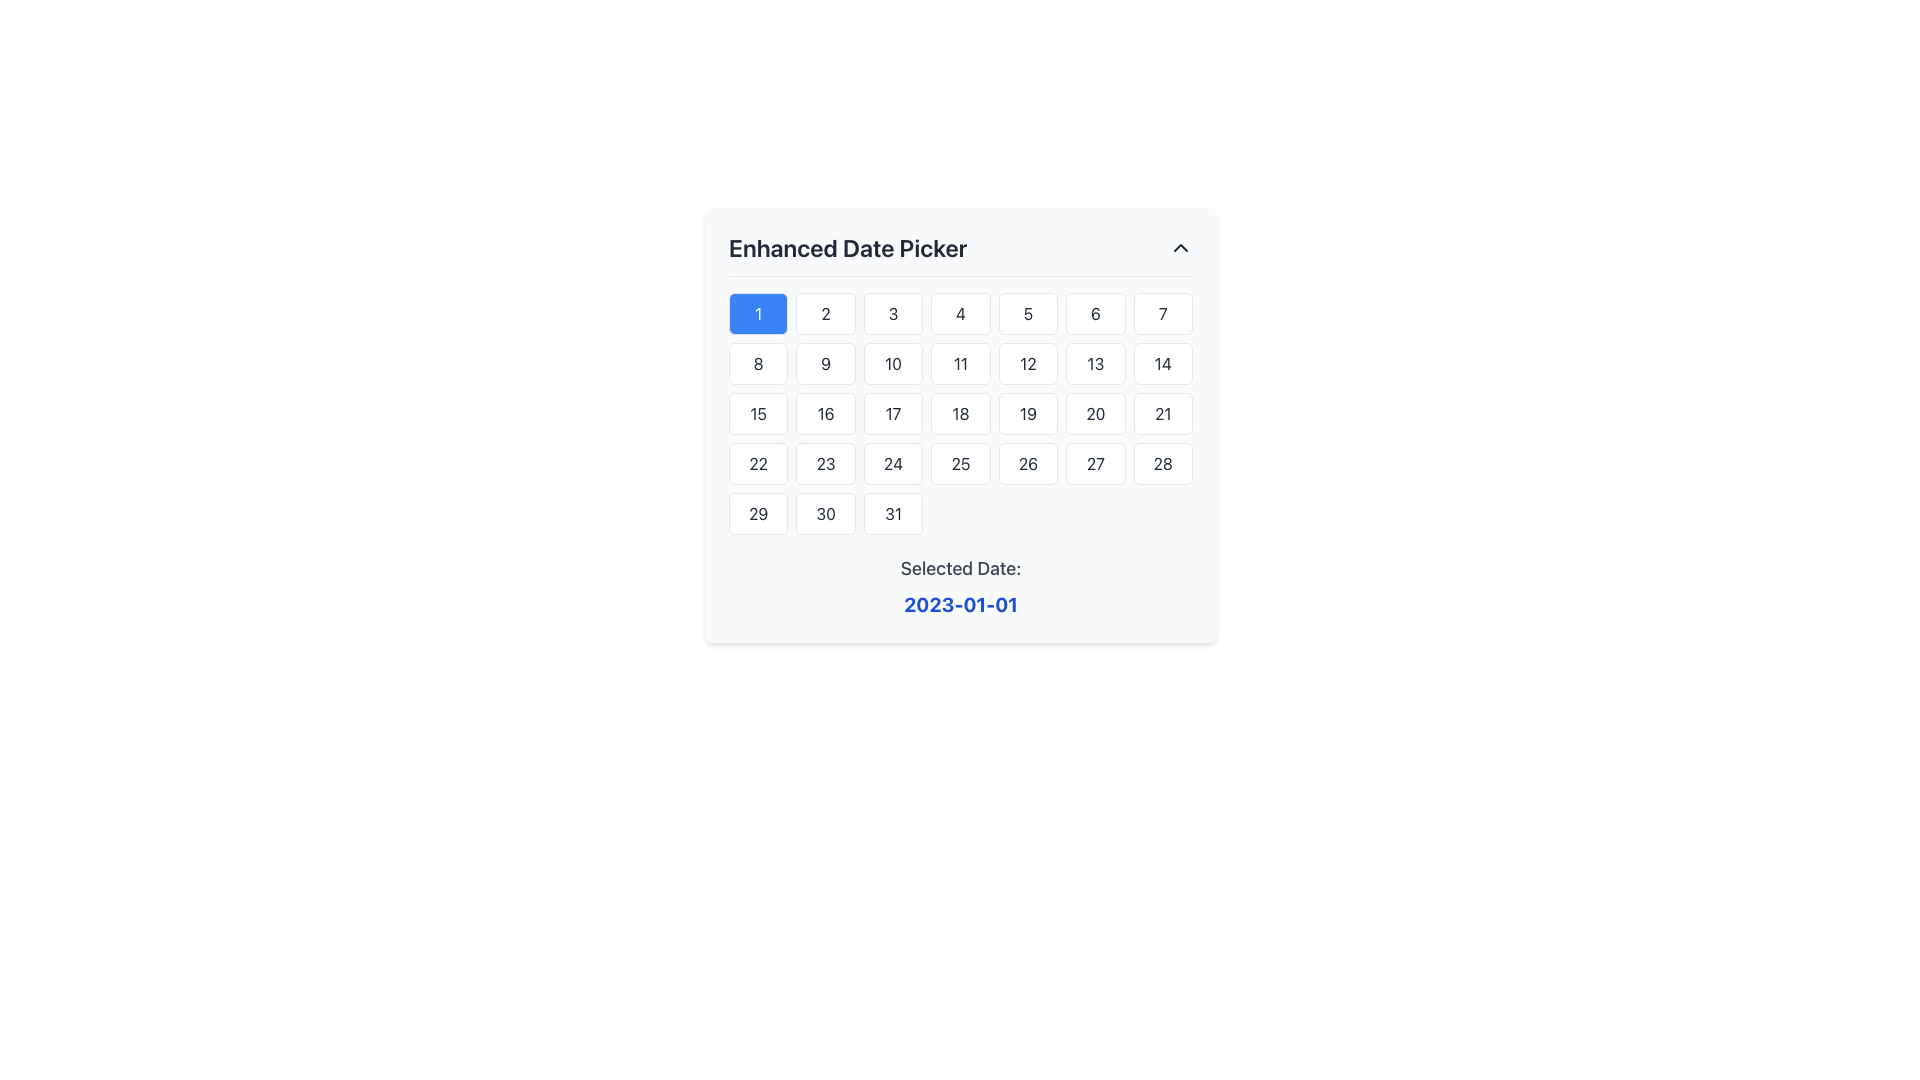 This screenshot has width=1920, height=1080. Describe the element at coordinates (757, 363) in the screenshot. I see `the date selection button for the date '8' located in the first column of the second row in the Enhanced Date Picker interface` at that location.